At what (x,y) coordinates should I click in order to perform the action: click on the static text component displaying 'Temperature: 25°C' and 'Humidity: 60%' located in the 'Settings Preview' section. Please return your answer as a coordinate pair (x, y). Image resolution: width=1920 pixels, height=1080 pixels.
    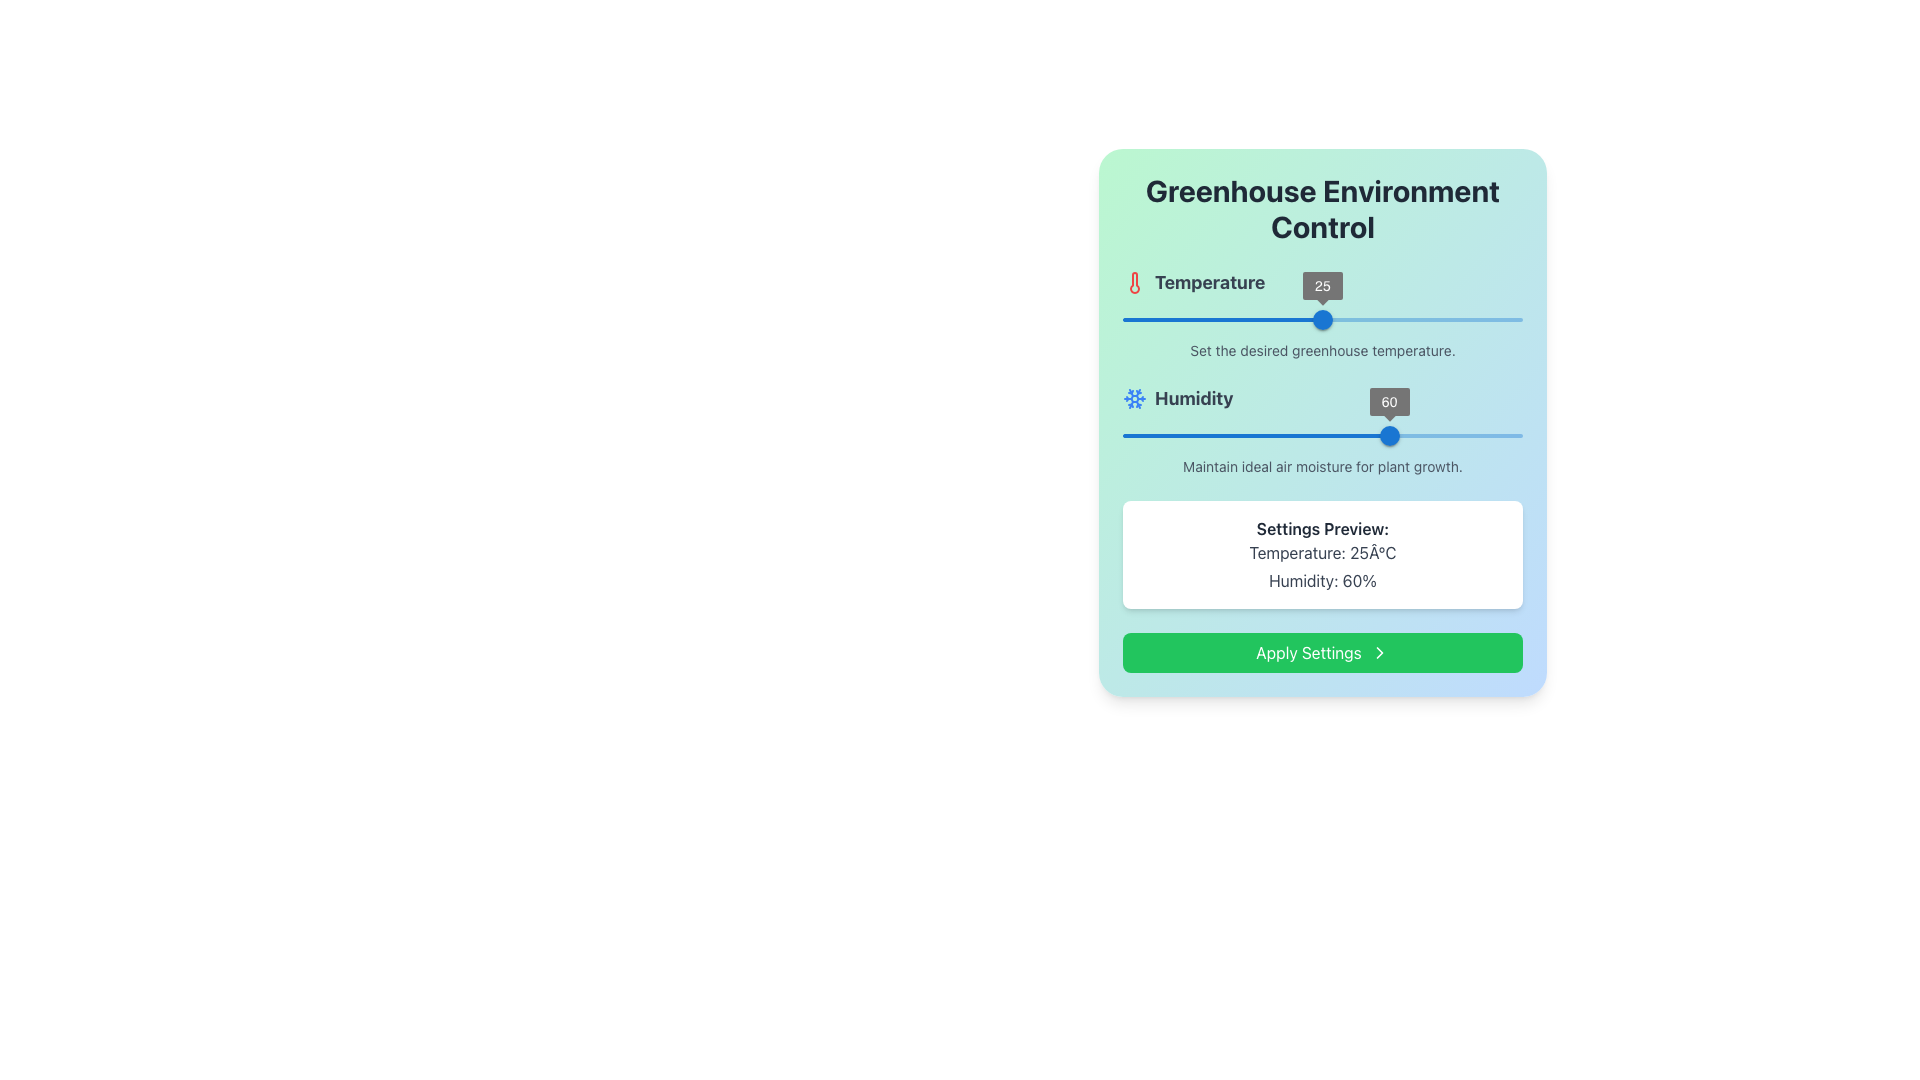
    Looking at the image, I should click on (1323, 567).